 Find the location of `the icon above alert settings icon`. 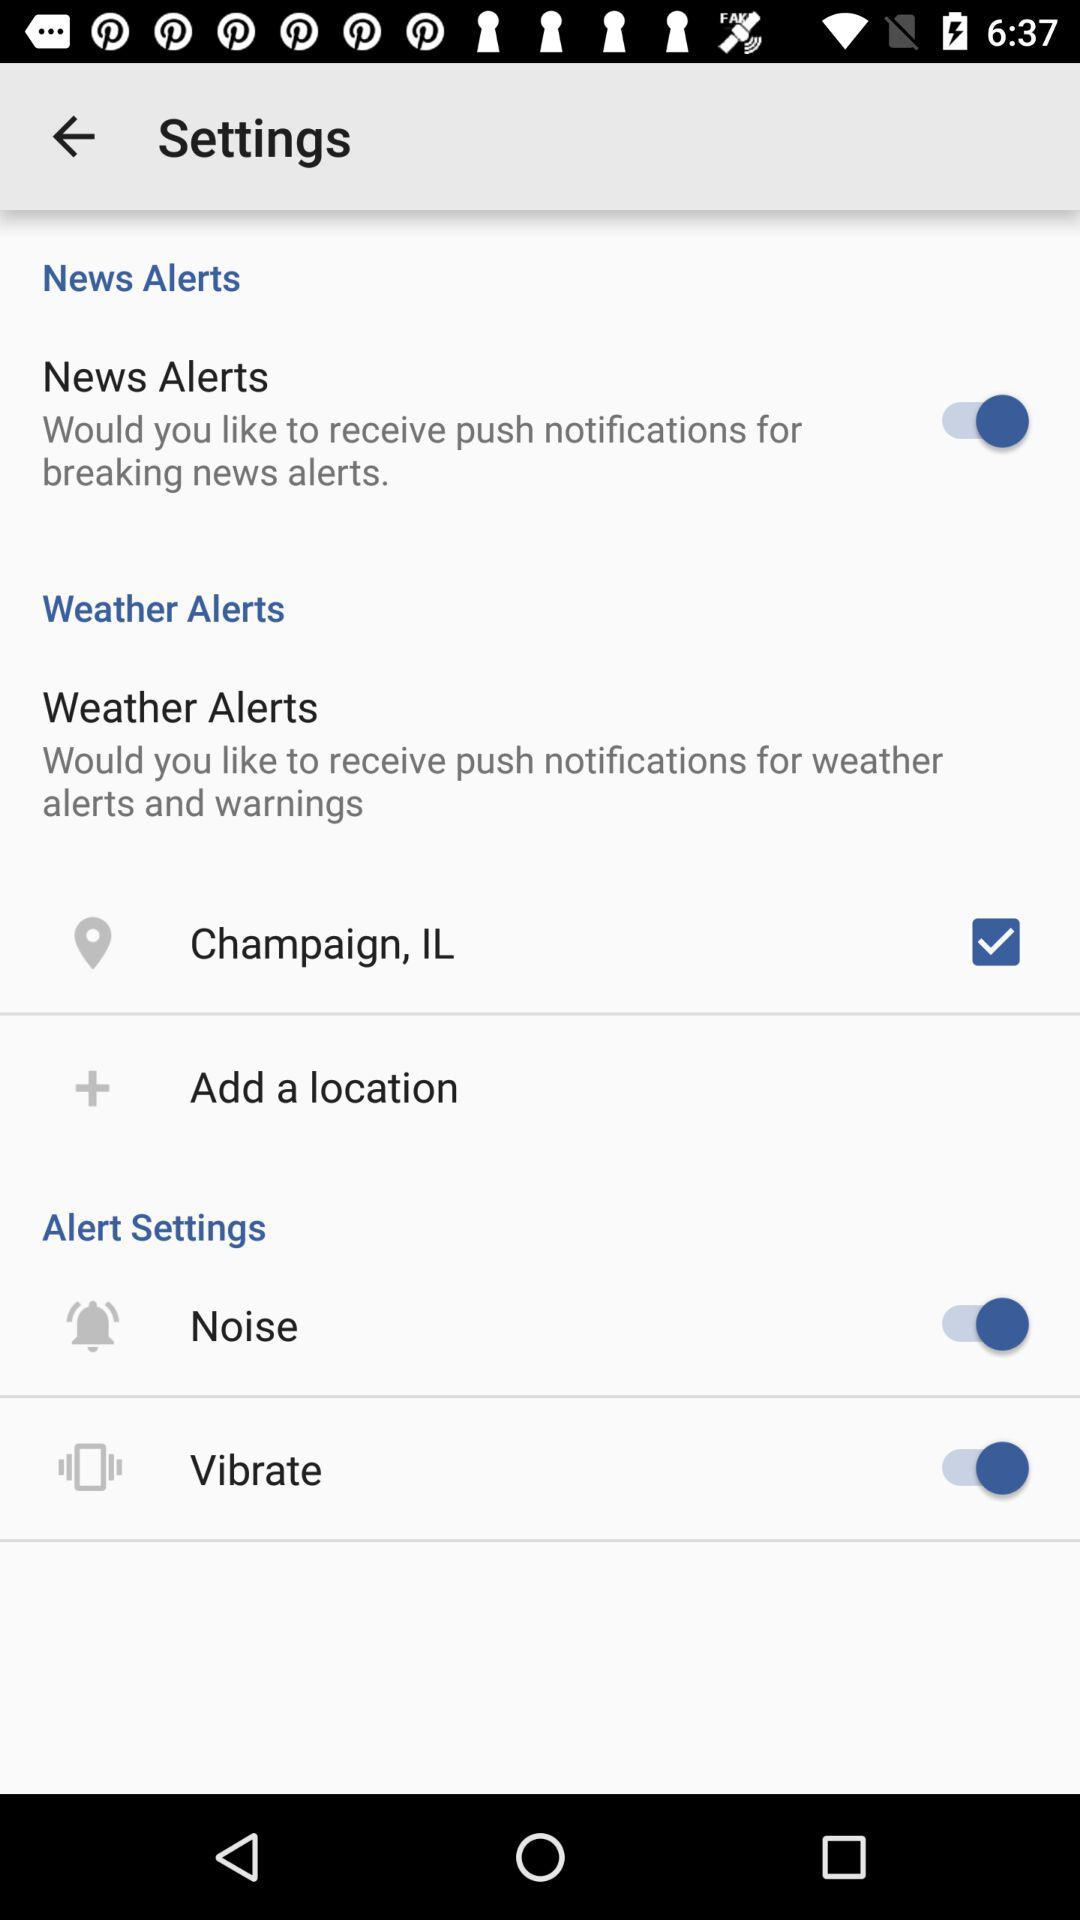

the icon above alert settings icon is located at coordinates (323, 1084).